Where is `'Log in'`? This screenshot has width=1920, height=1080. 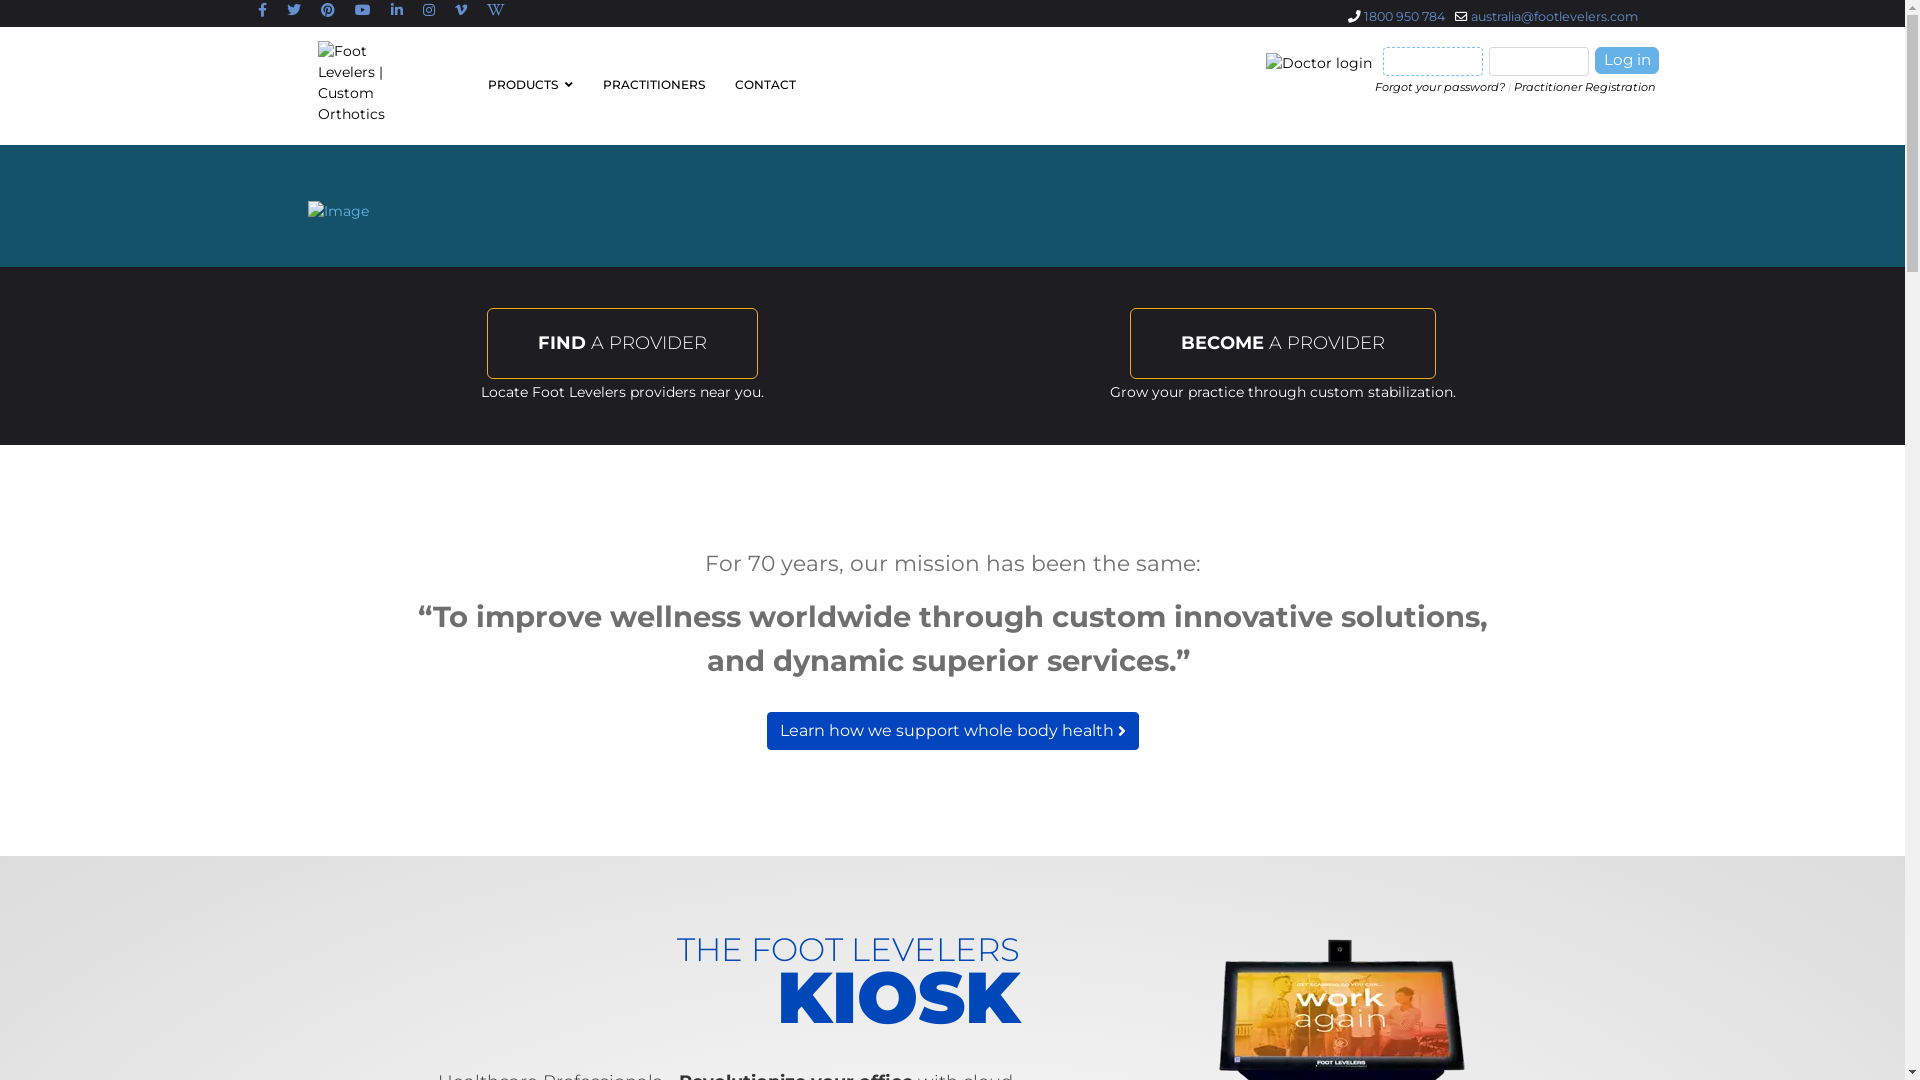 'Log in' is located at coordinates (1627, 59).